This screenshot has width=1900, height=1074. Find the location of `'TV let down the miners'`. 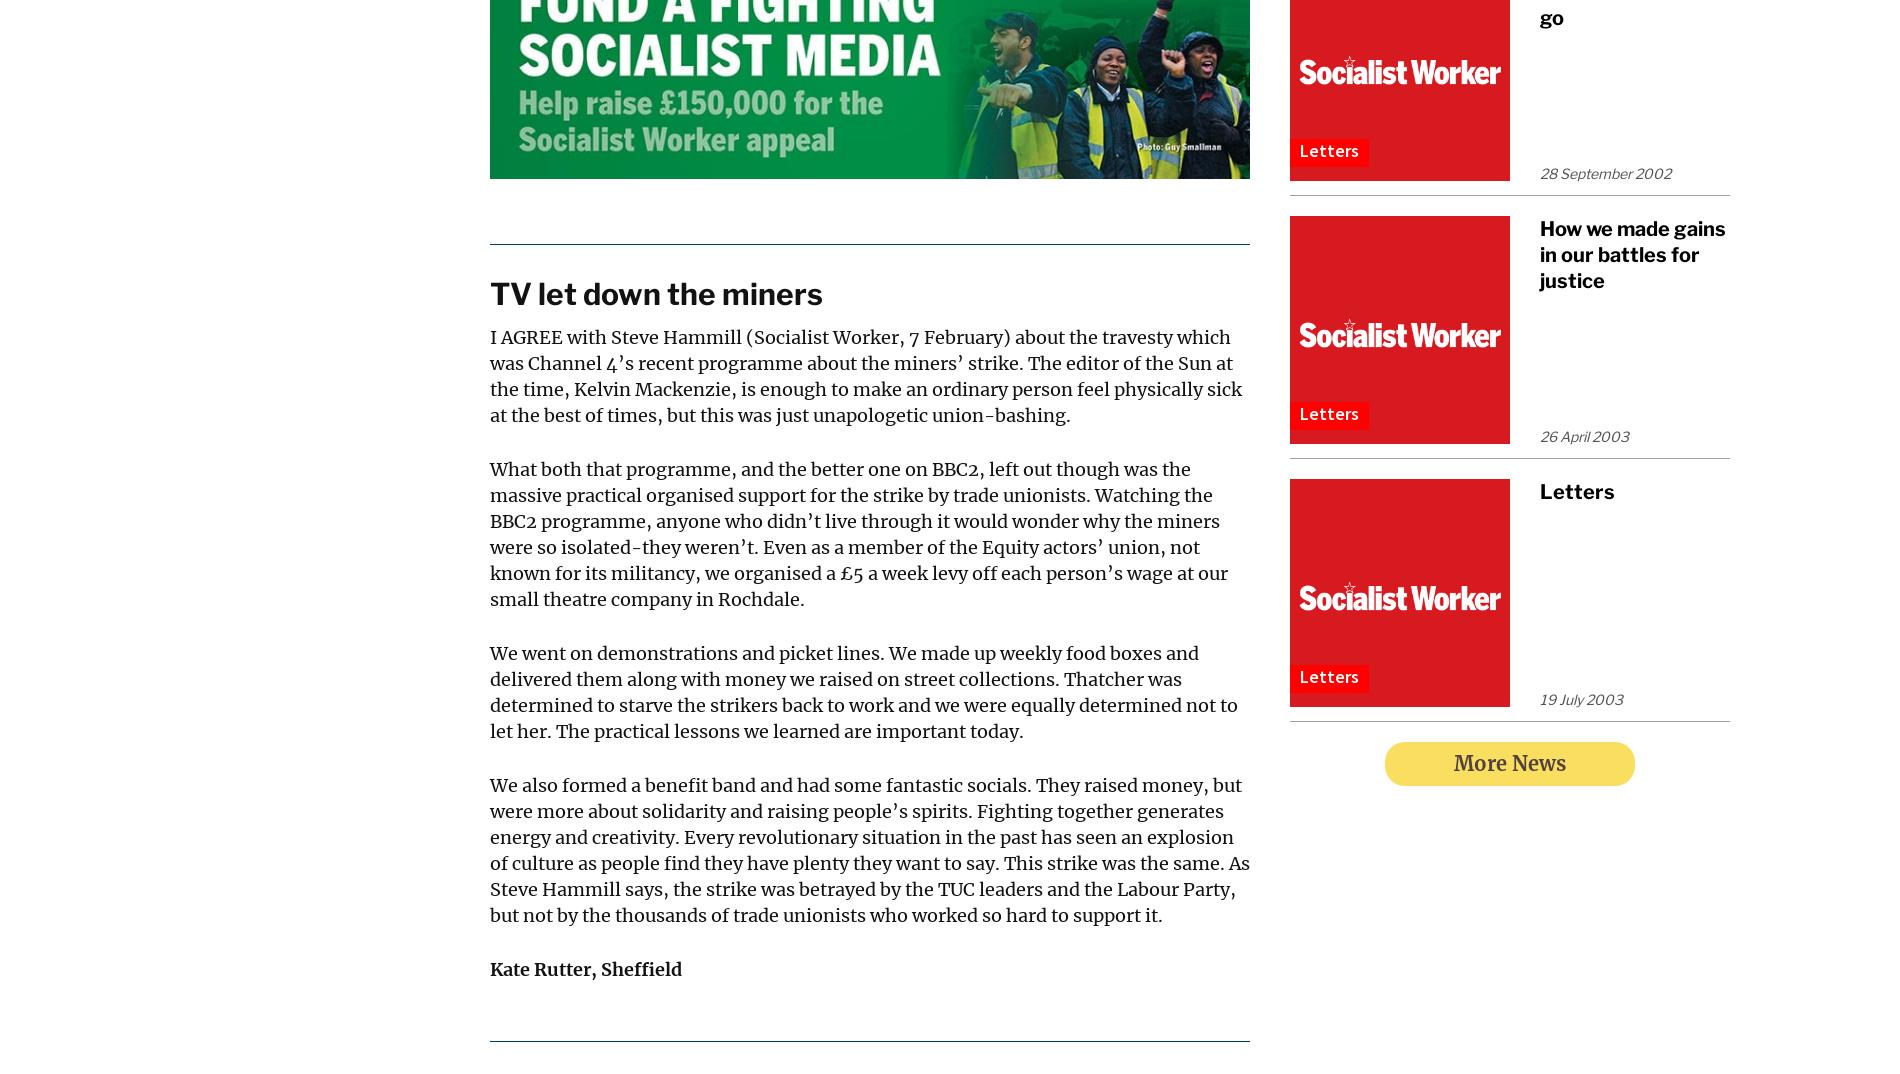

'TV let down the miners' is located at coordinates (656, 293).